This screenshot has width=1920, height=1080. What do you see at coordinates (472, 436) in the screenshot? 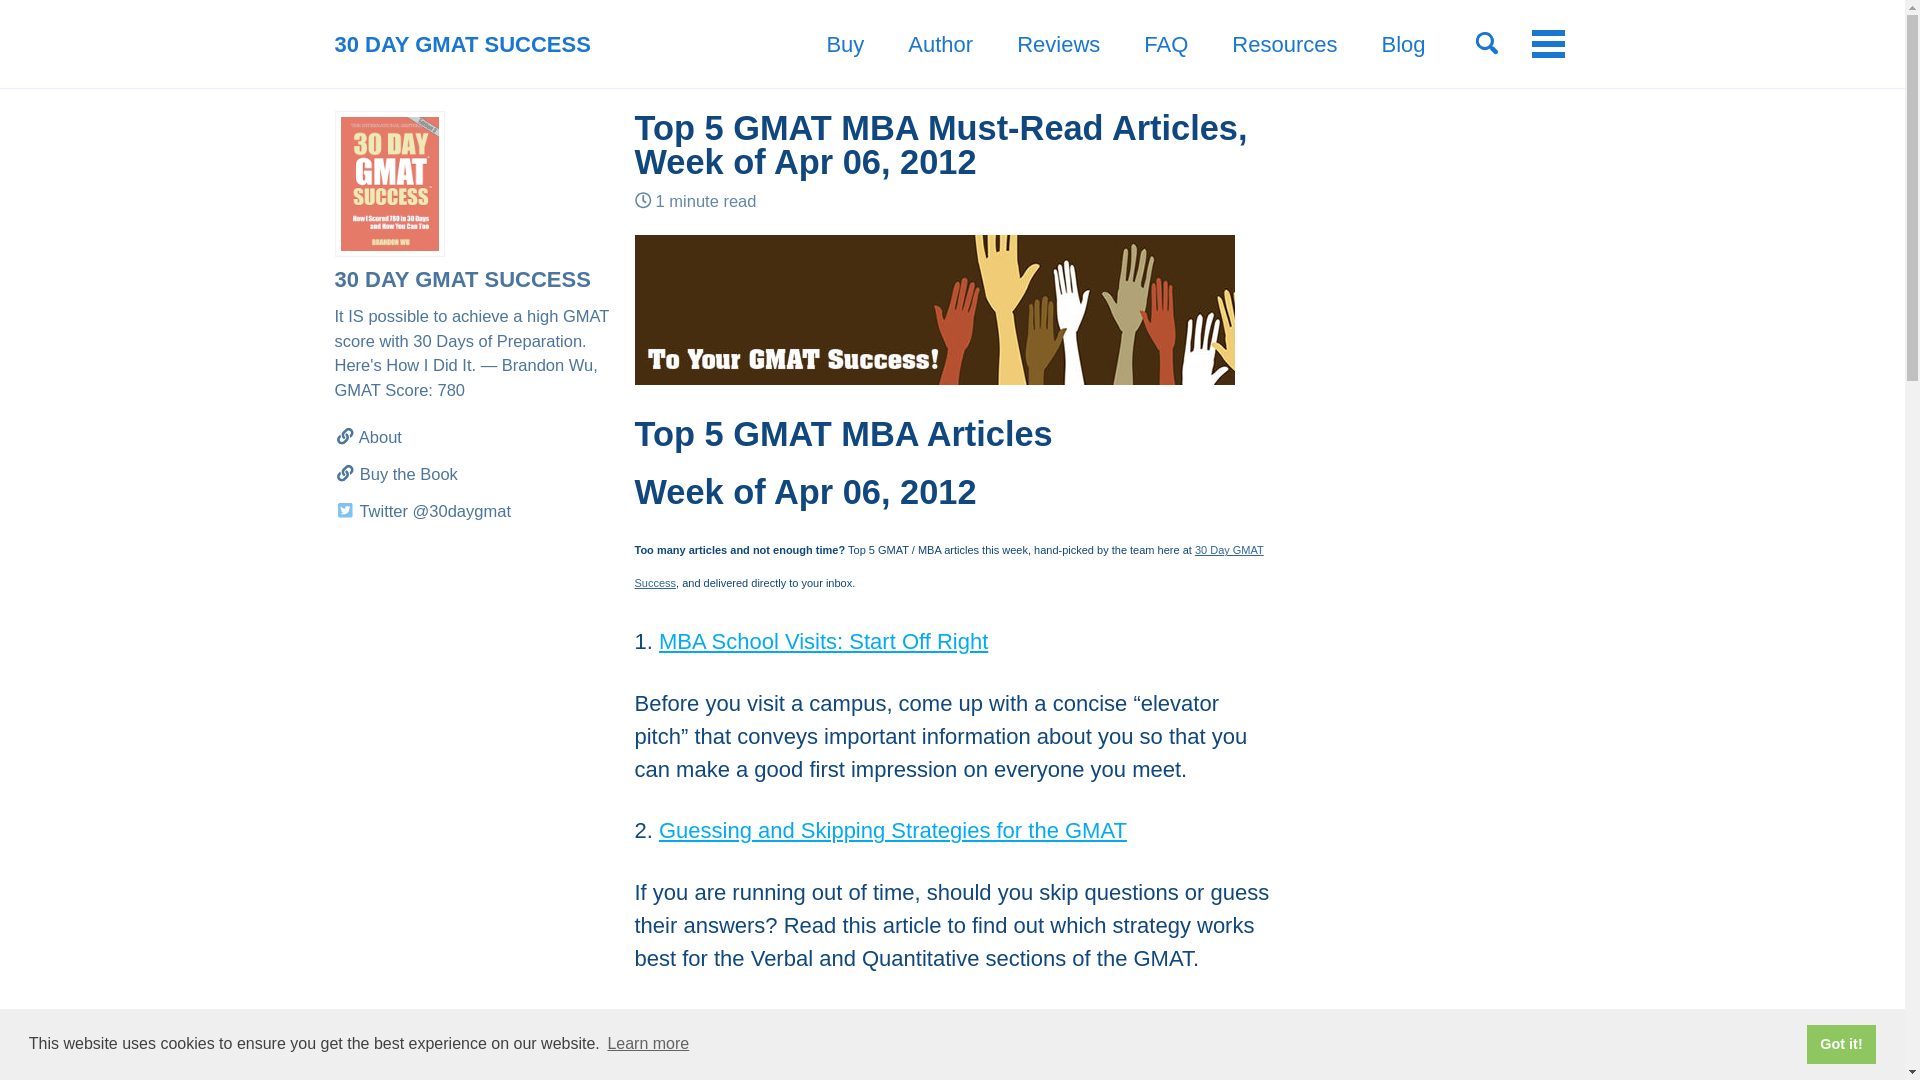
I see `'About'` at bounding box center [472, 436].